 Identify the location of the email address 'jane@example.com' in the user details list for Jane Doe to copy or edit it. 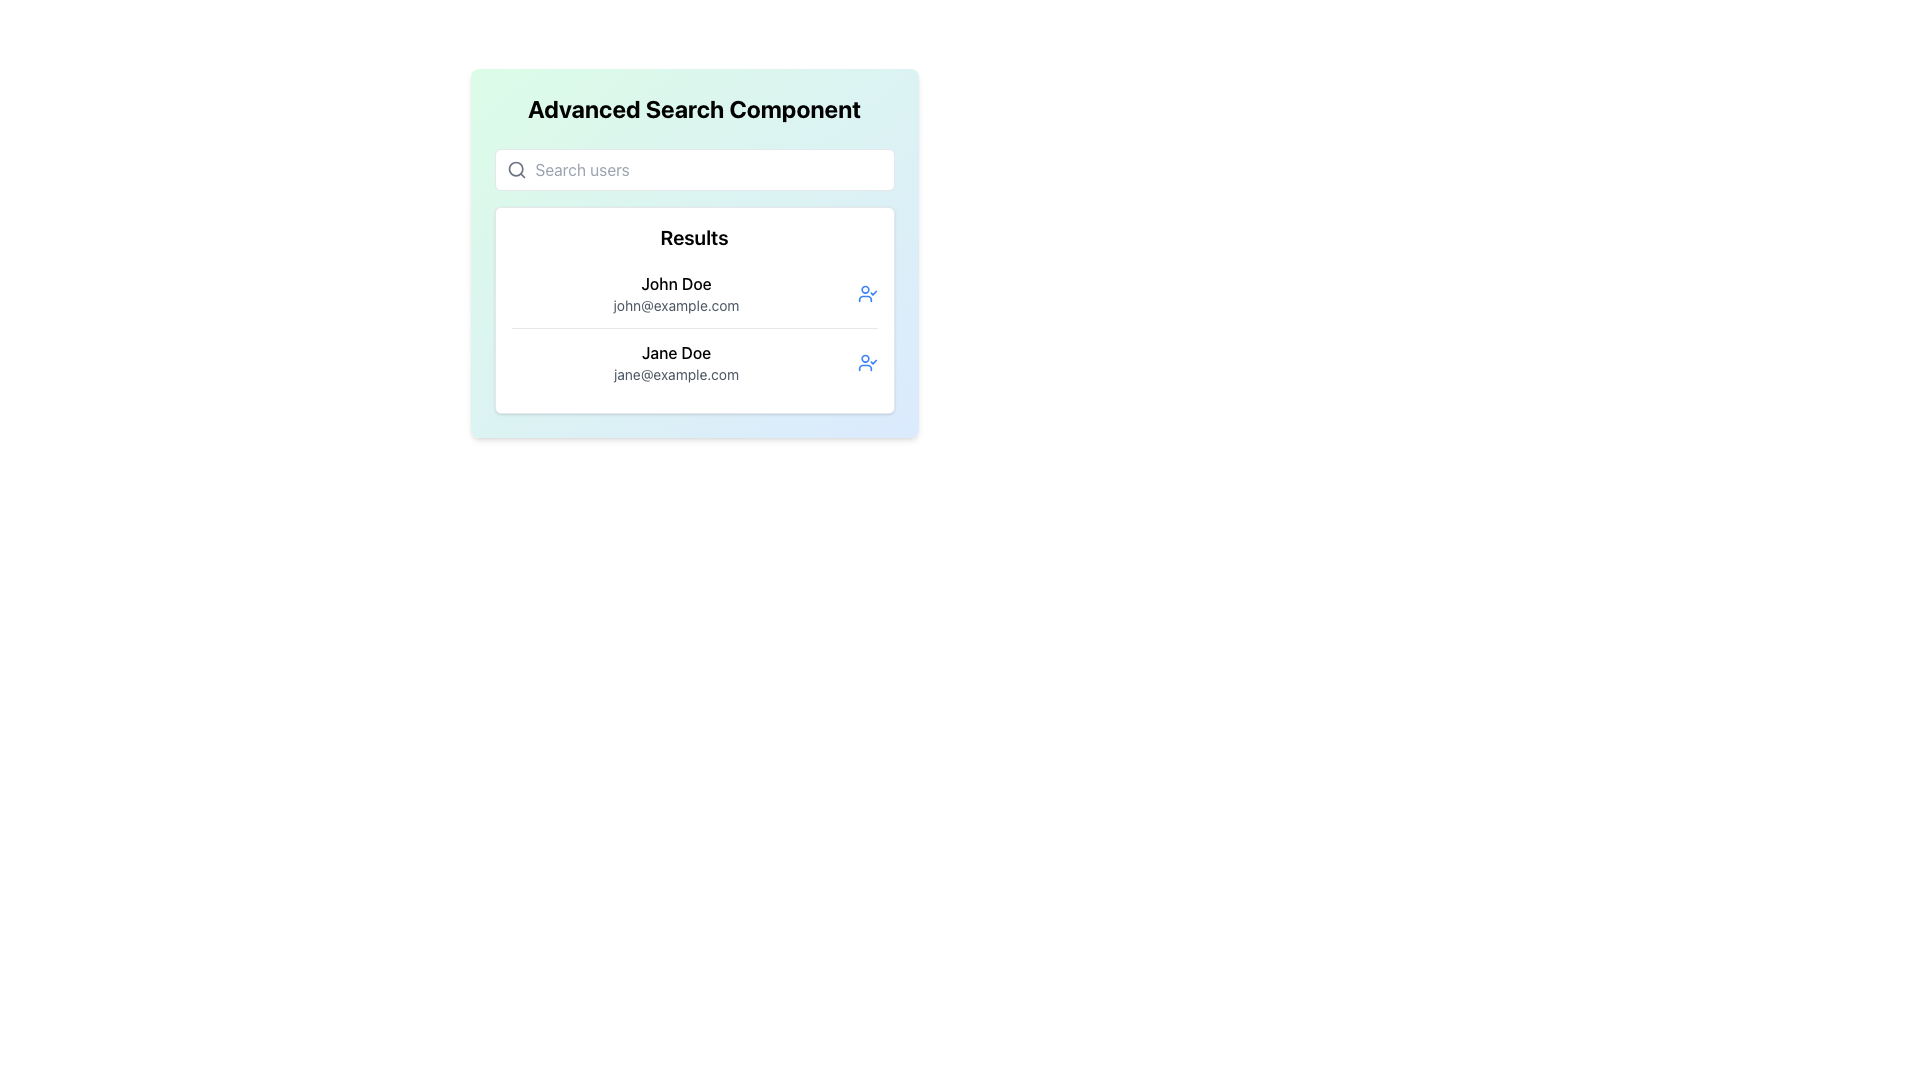
(676, 362).